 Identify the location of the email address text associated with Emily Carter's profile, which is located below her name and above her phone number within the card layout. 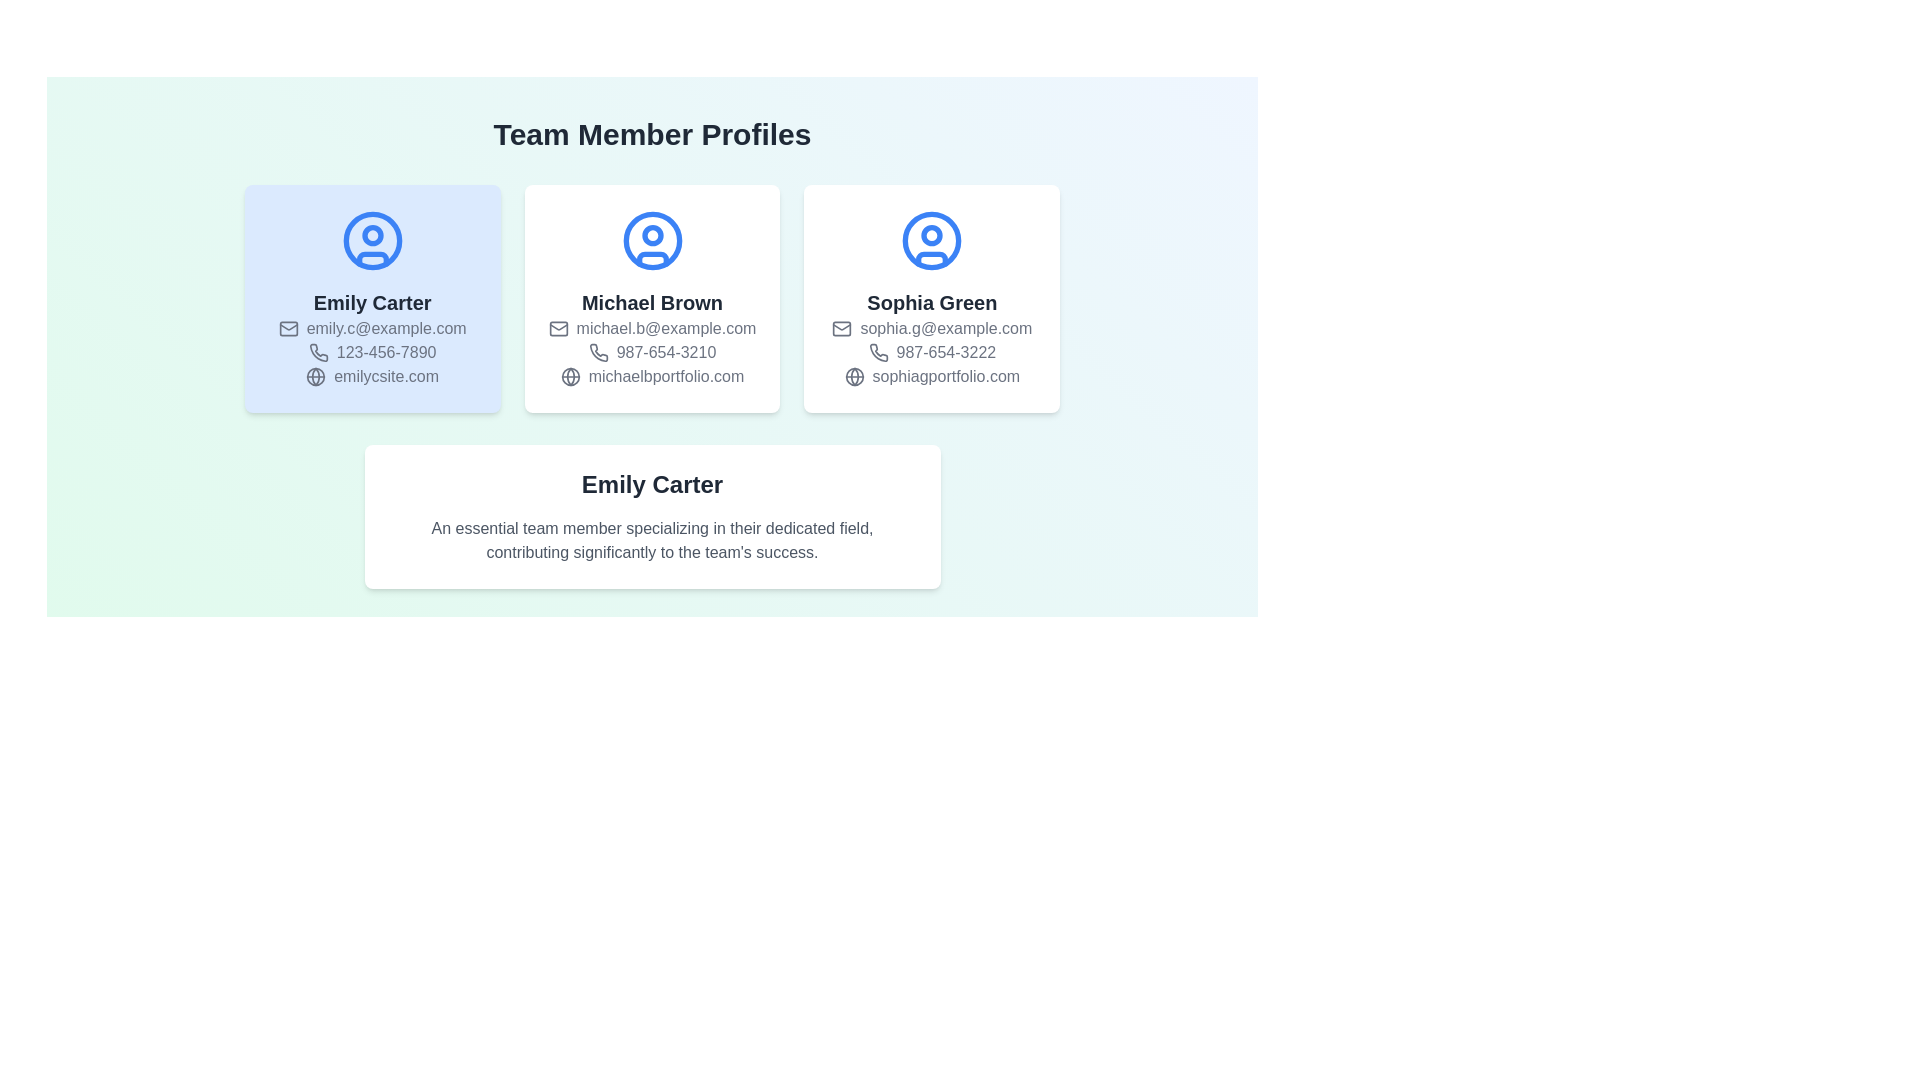
(372, 327).